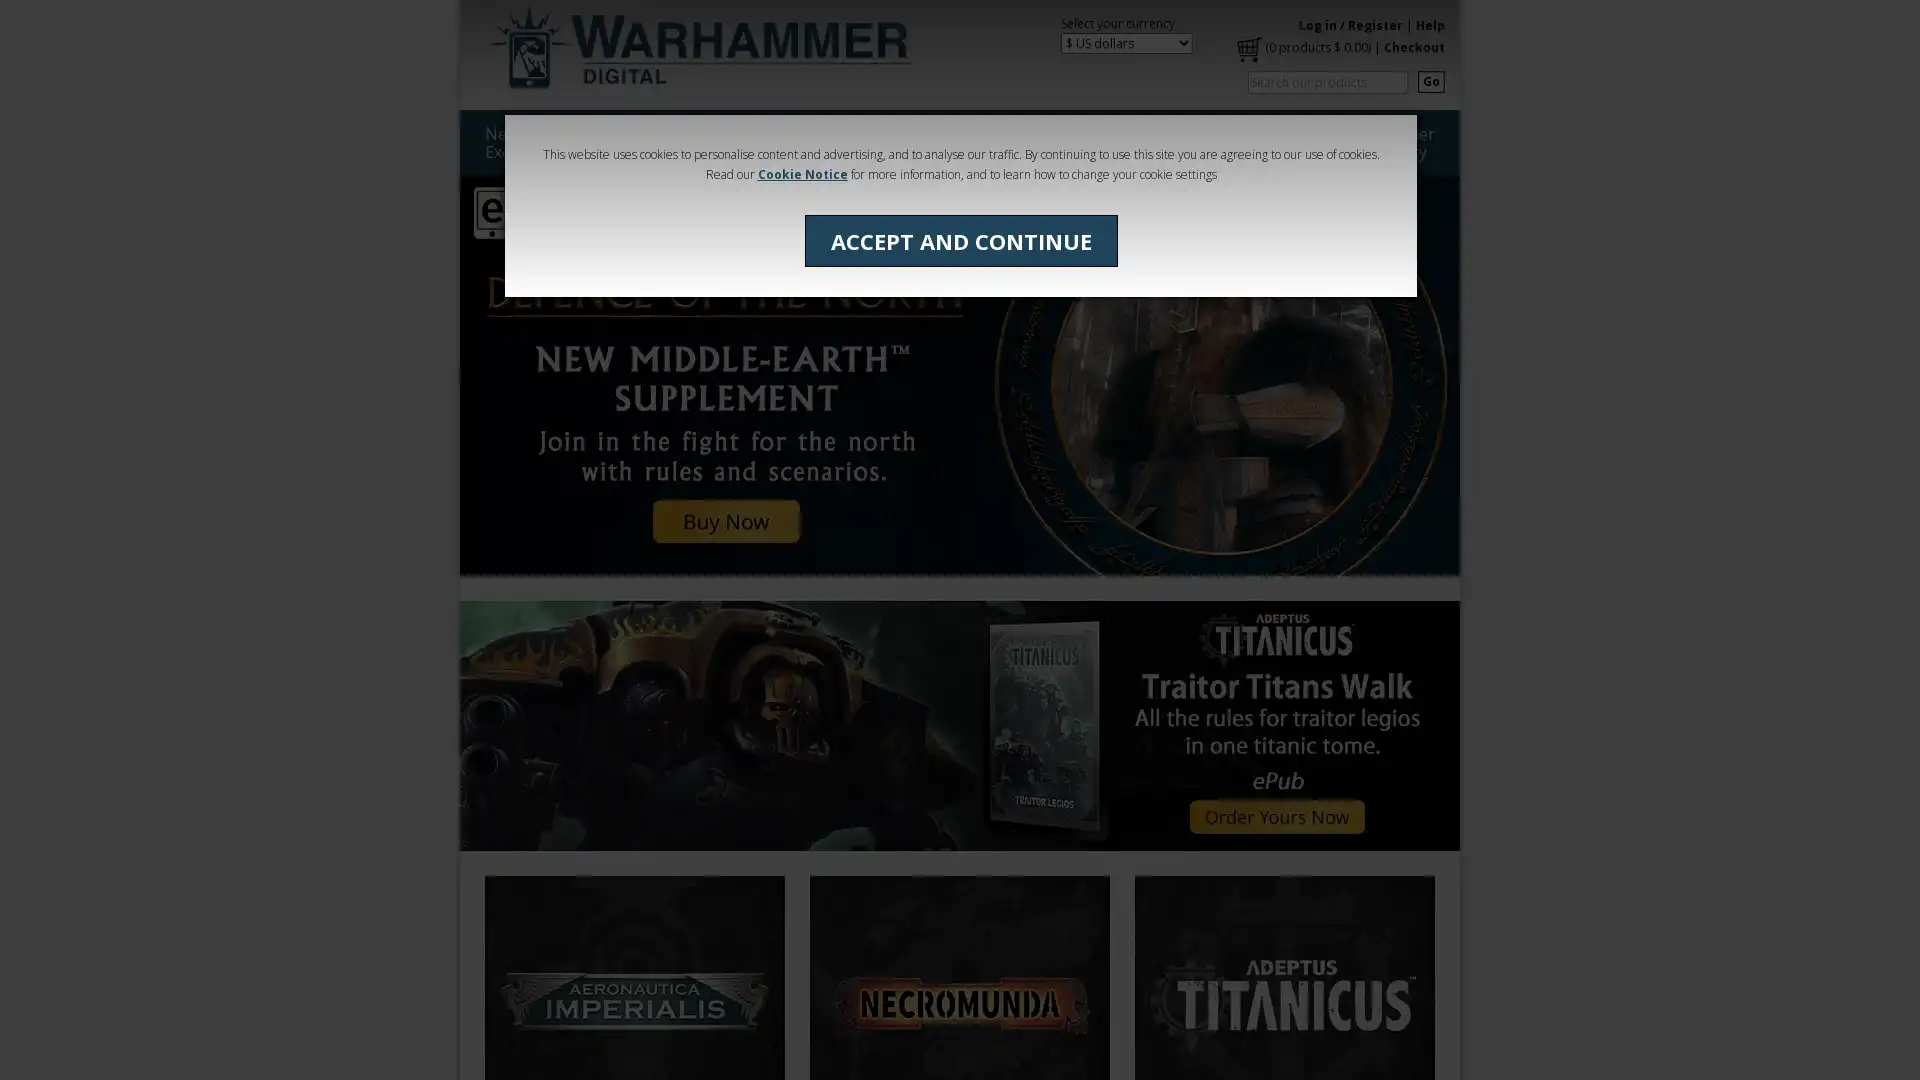  Describe the element at coordinates (960, 239) in the screenshot. I see `ACCEPT AND CONTINUE` at that location.